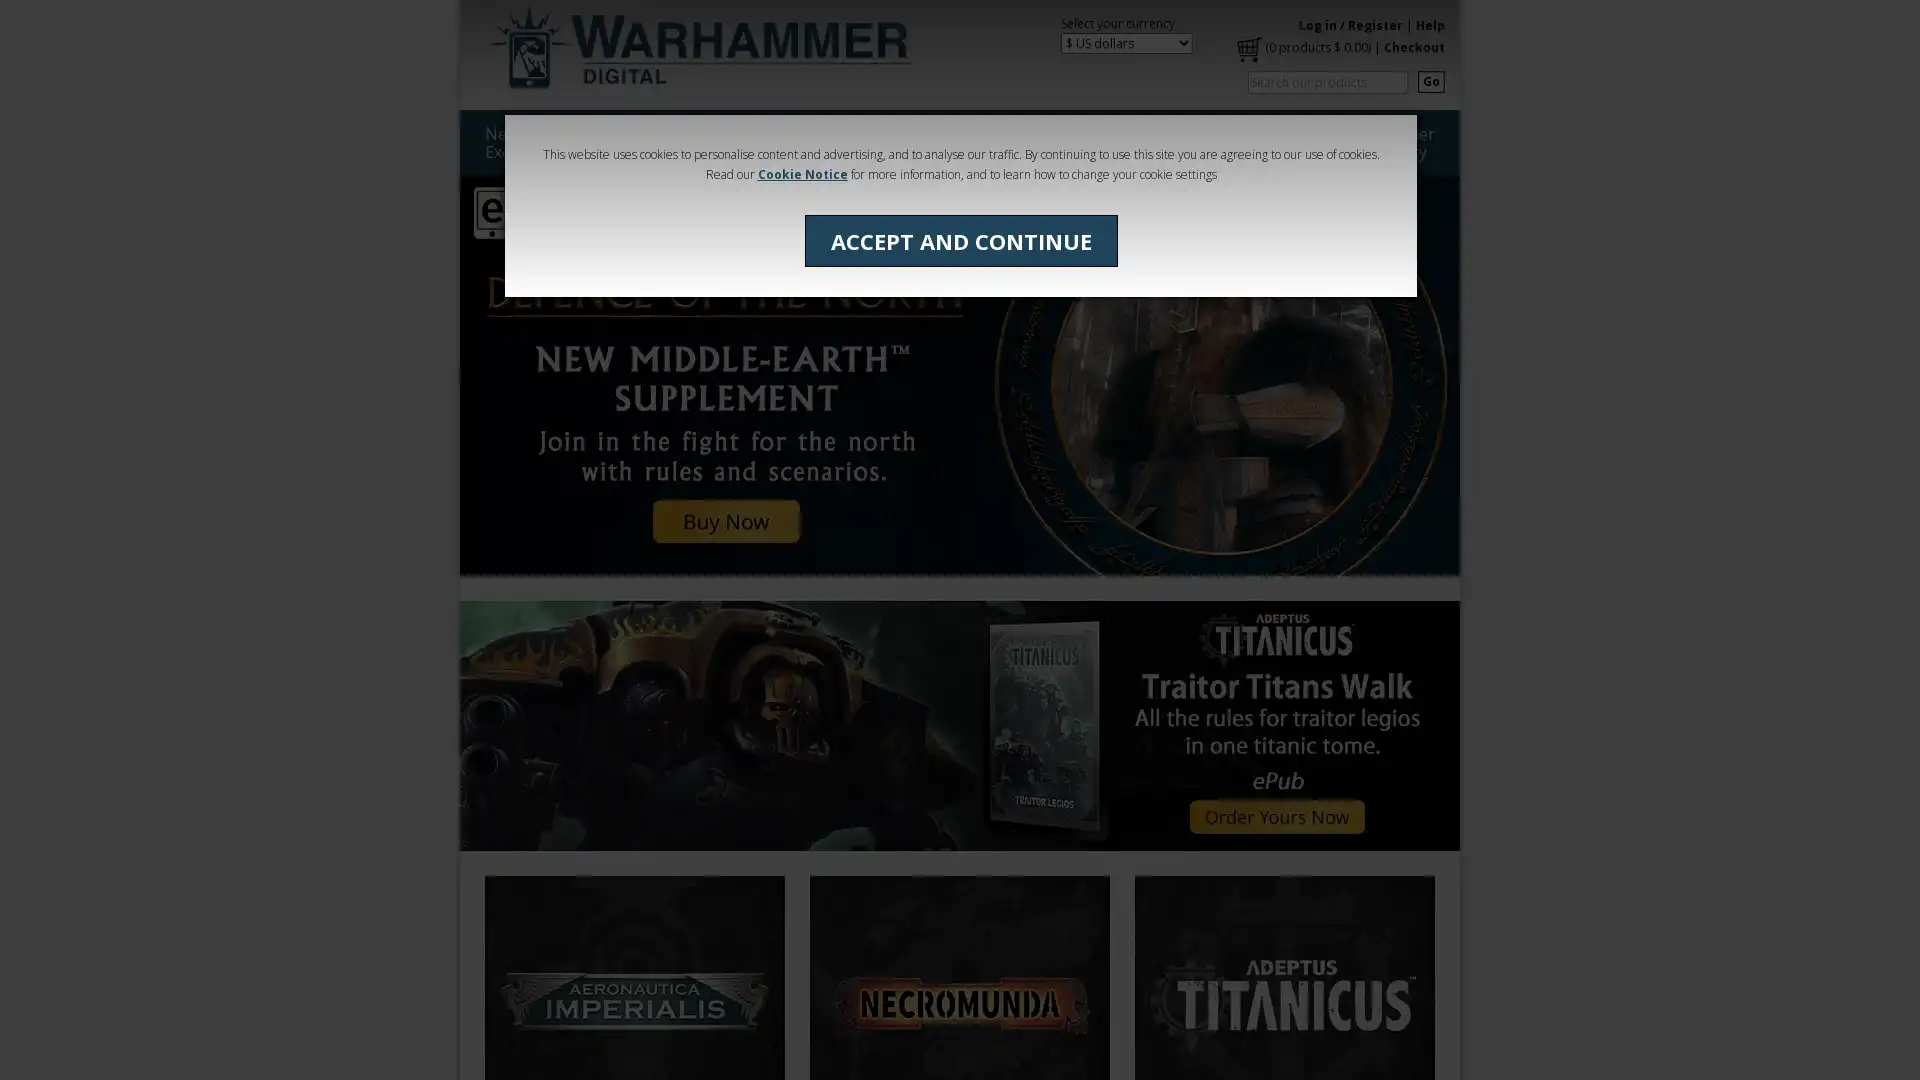  Describe the element at coordinates (960, 239) in the screenshot. I see `ACCEPT AND CONTINUE` at that location.